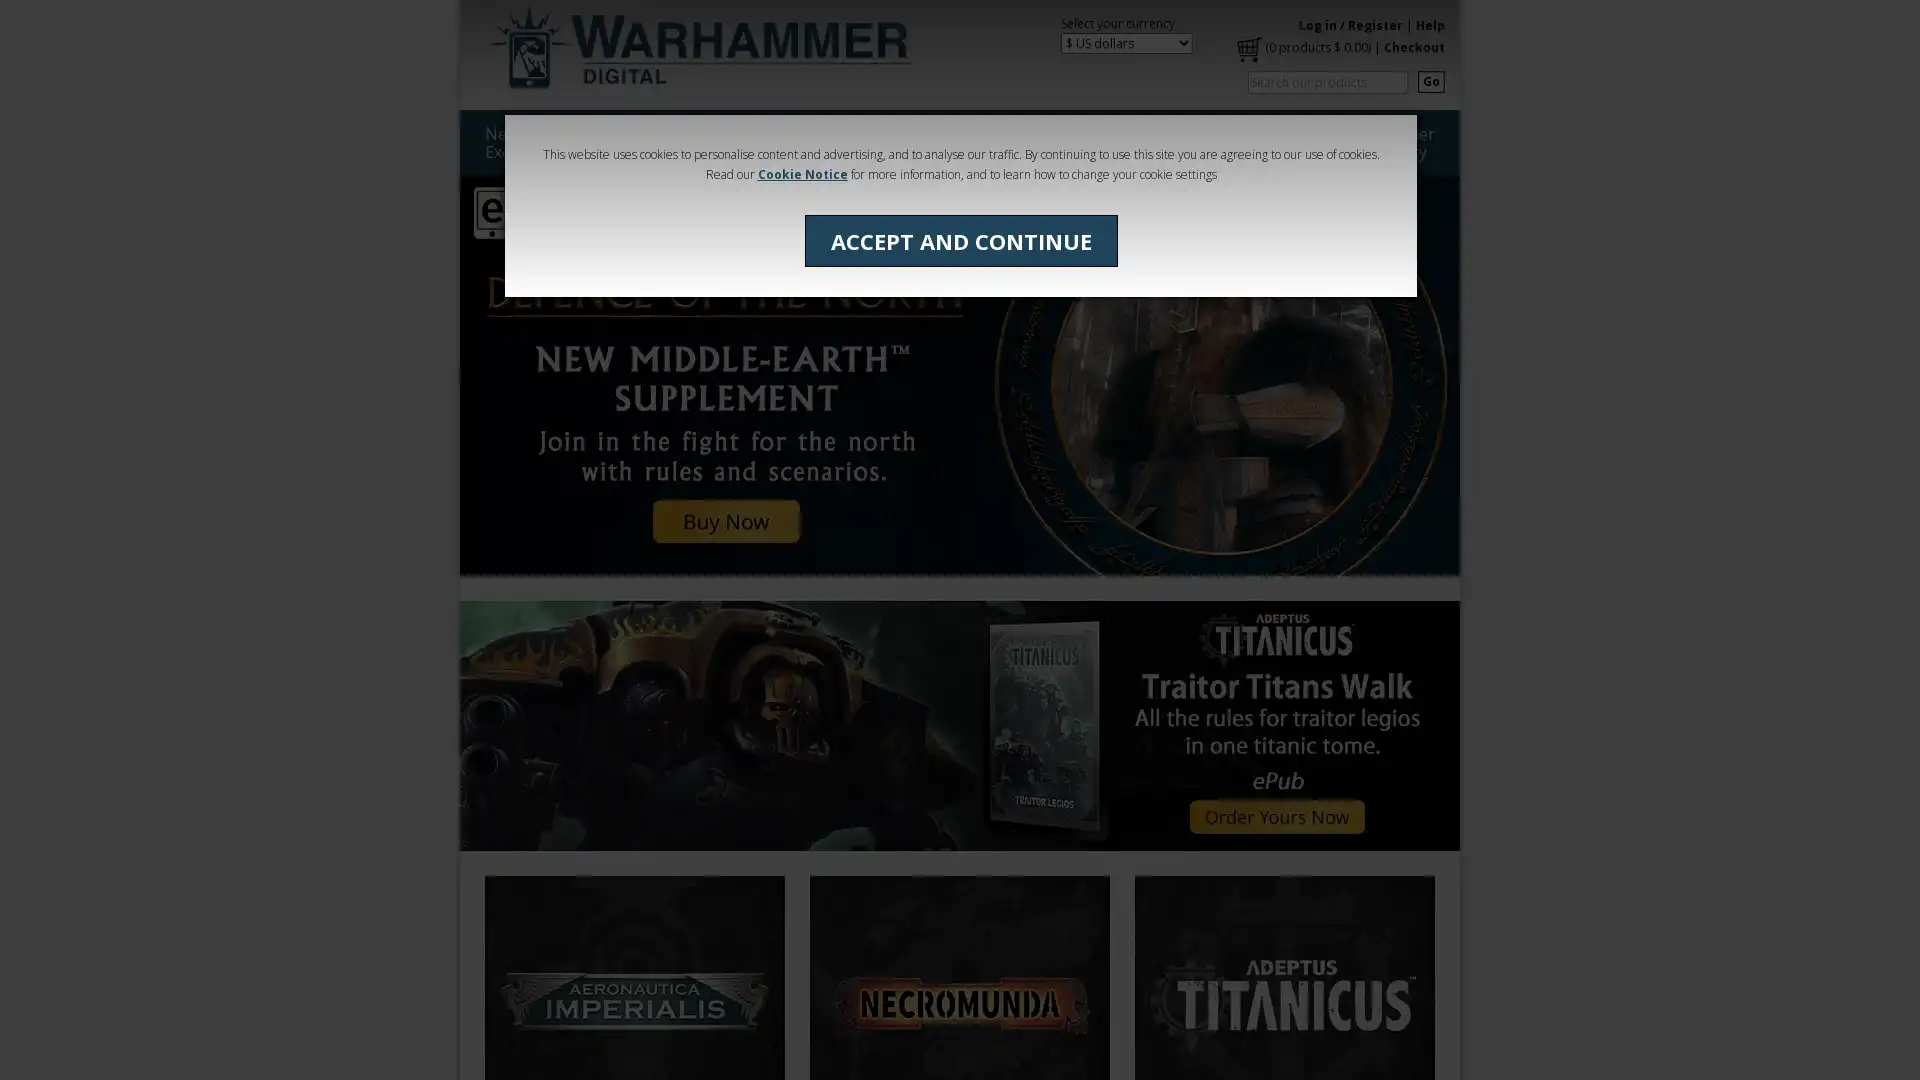  Describe the element at coordinates (960, 239) in the screenshot. I see `ACCEPT AND CONTINUE` at that location.